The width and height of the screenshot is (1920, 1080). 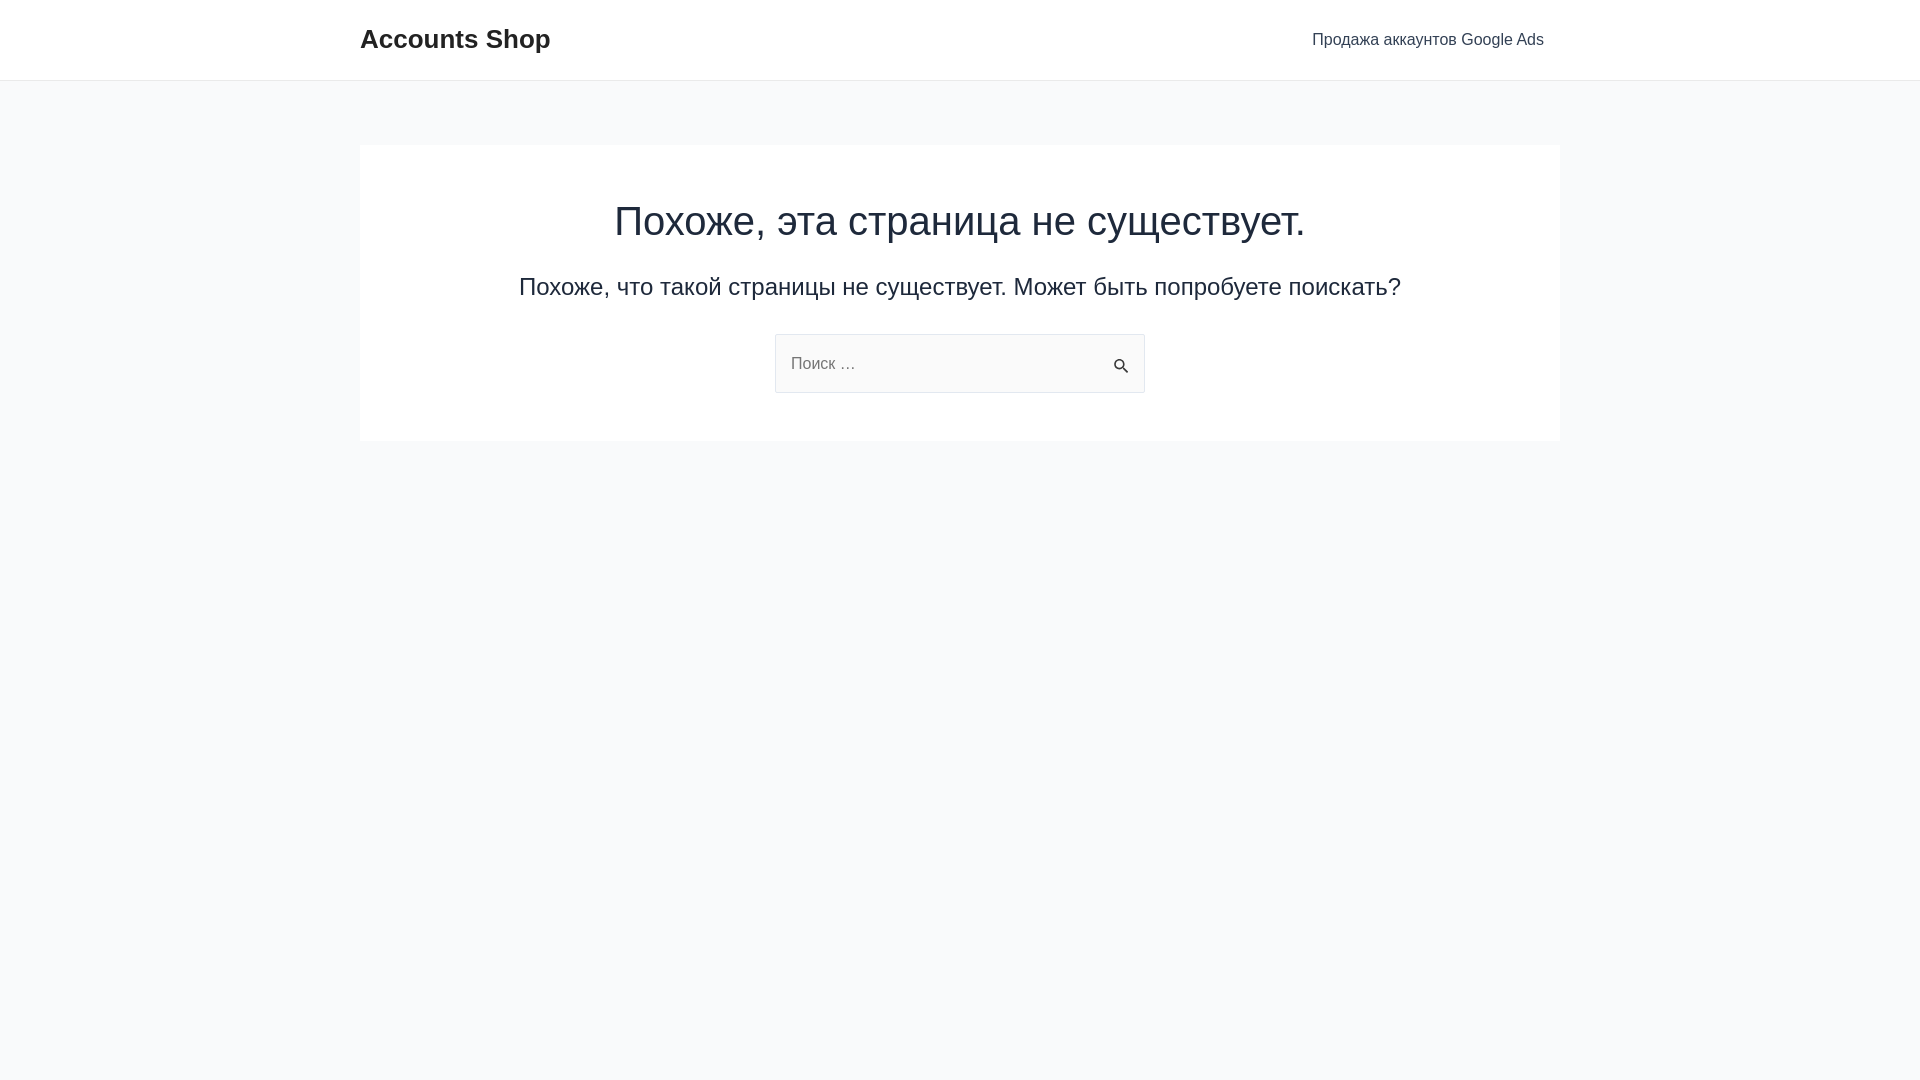 What do you see at coordinates (454, 38) in the screenshot?
I see `'Accounts Shop'` at bounding box center [454, 38].